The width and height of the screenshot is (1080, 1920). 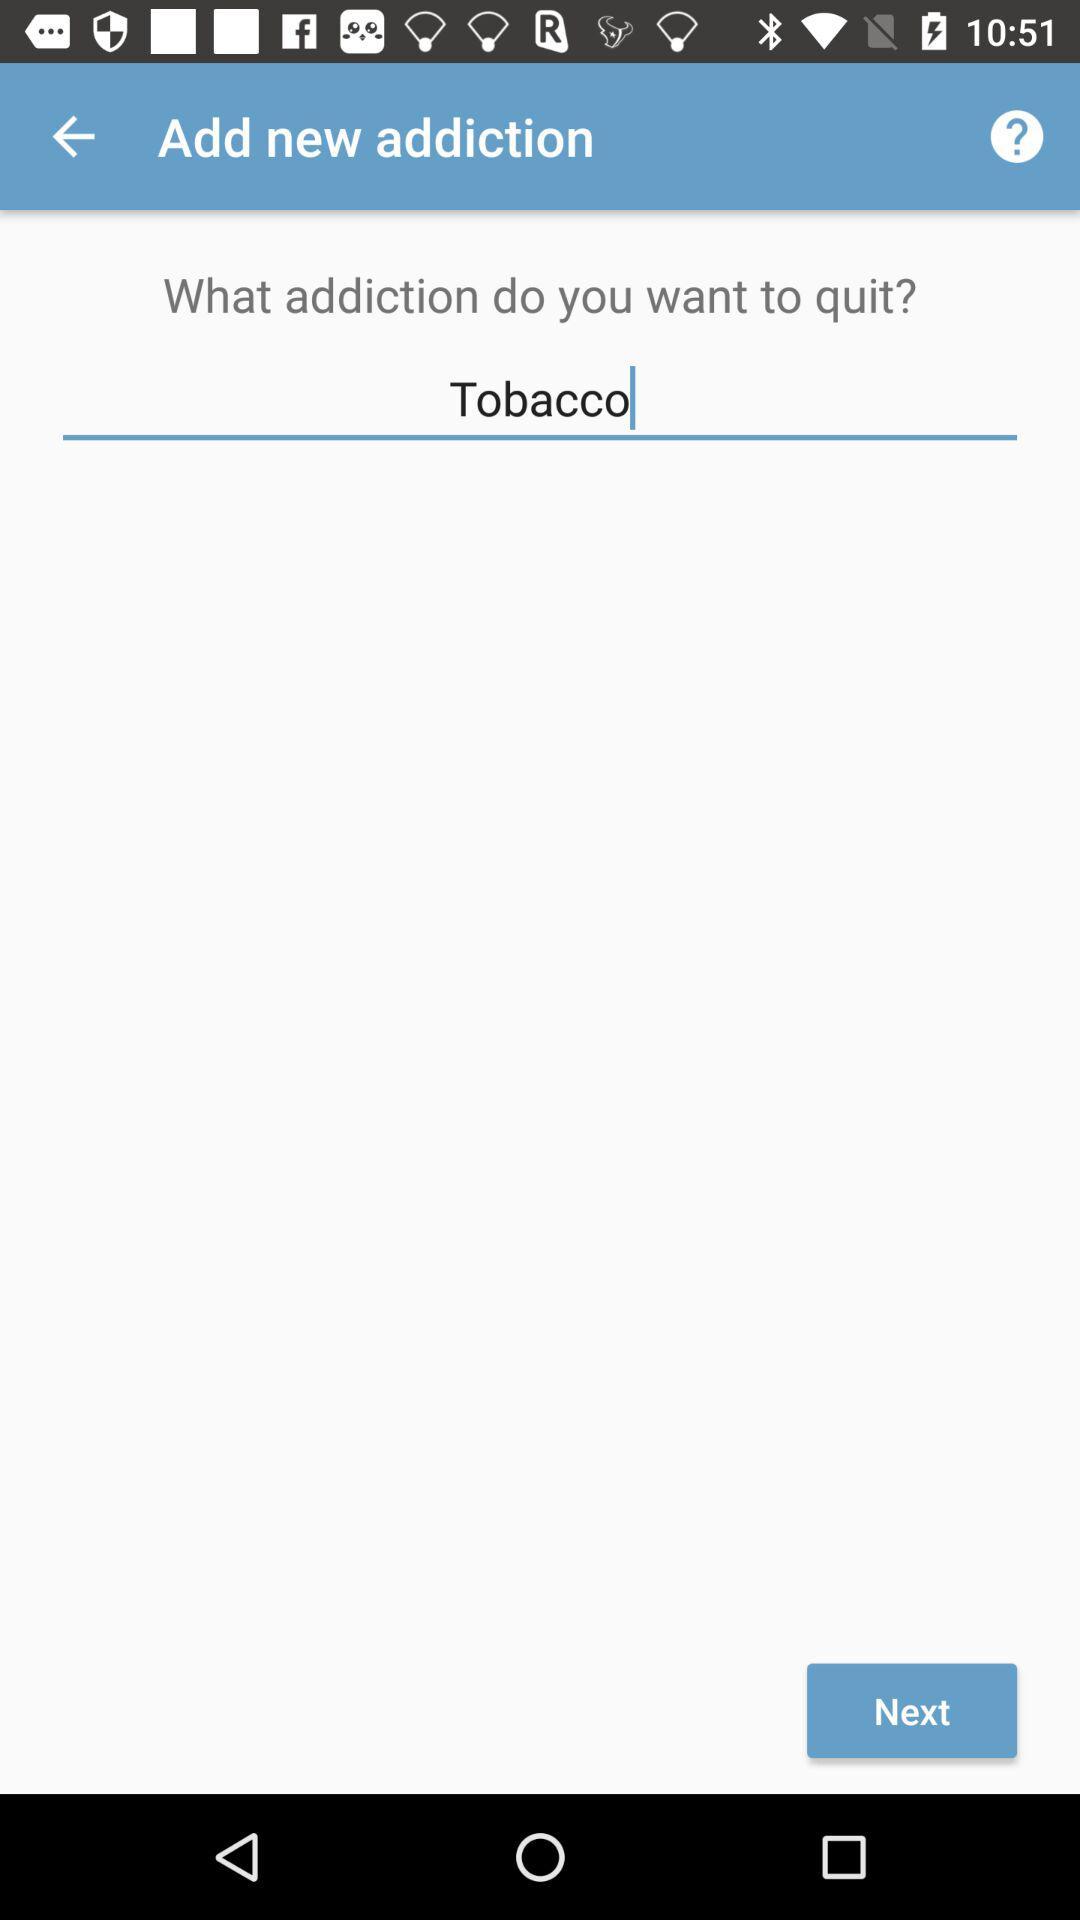 What do you see at coordinates (540, 398) in the screenshot?
I see `tobacco item` at bounding box center [540, 398].